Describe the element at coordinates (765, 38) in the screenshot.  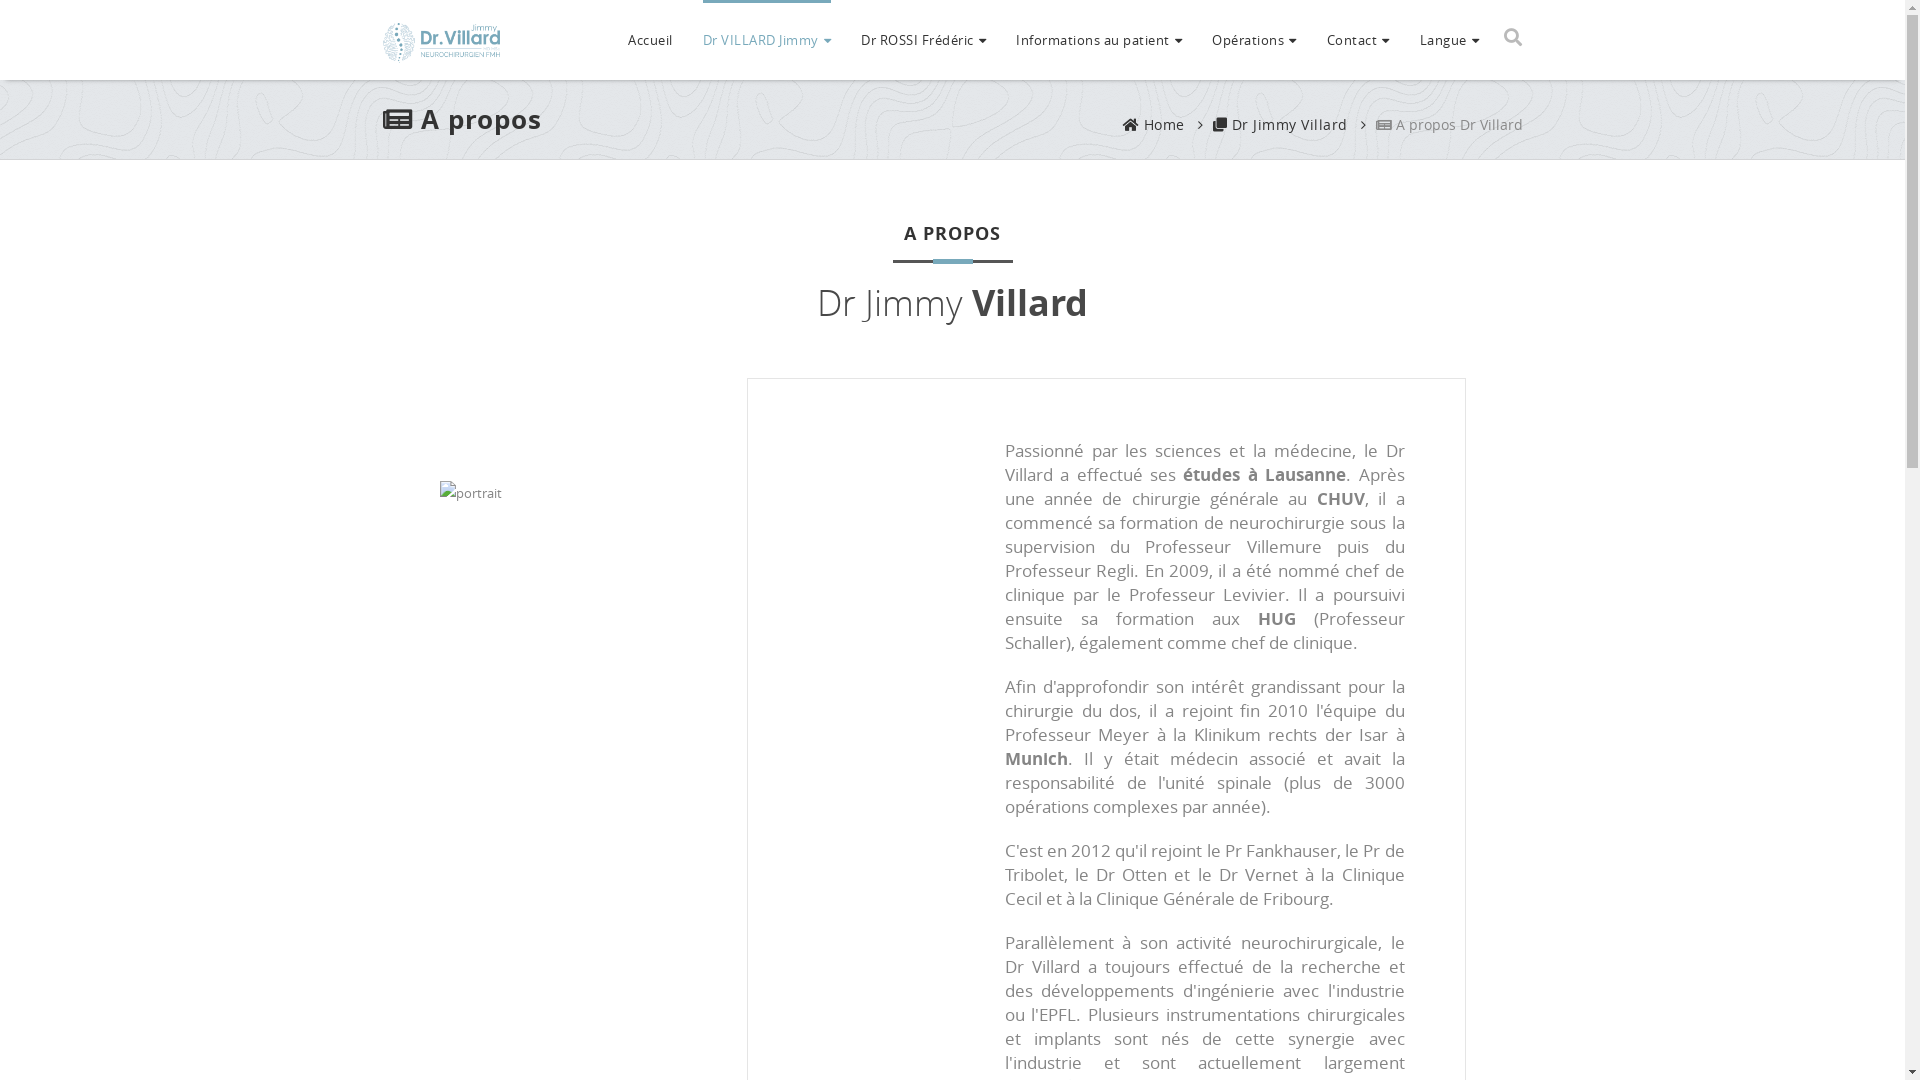
I see `'Dr VILLARD Jimmy'` at that location.